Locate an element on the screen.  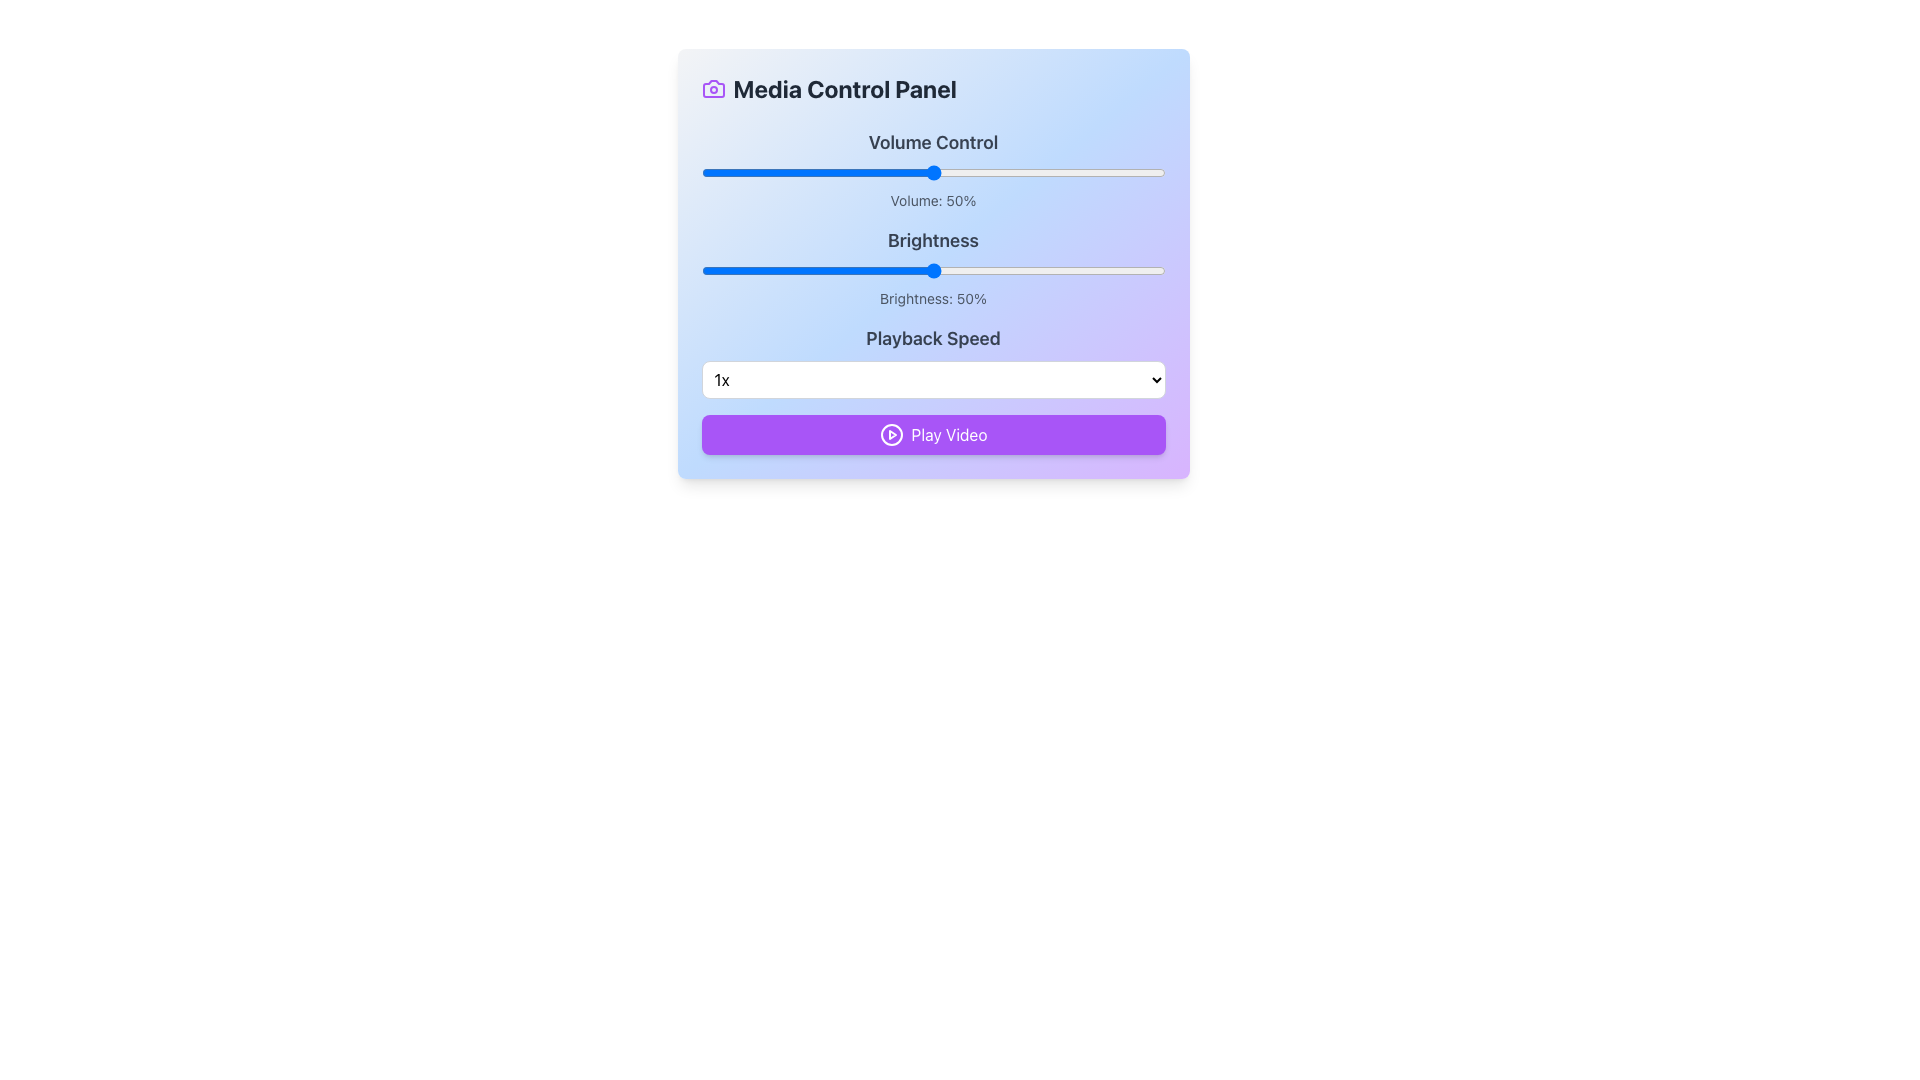
the brightness level is located at coordinates (1090, 270).